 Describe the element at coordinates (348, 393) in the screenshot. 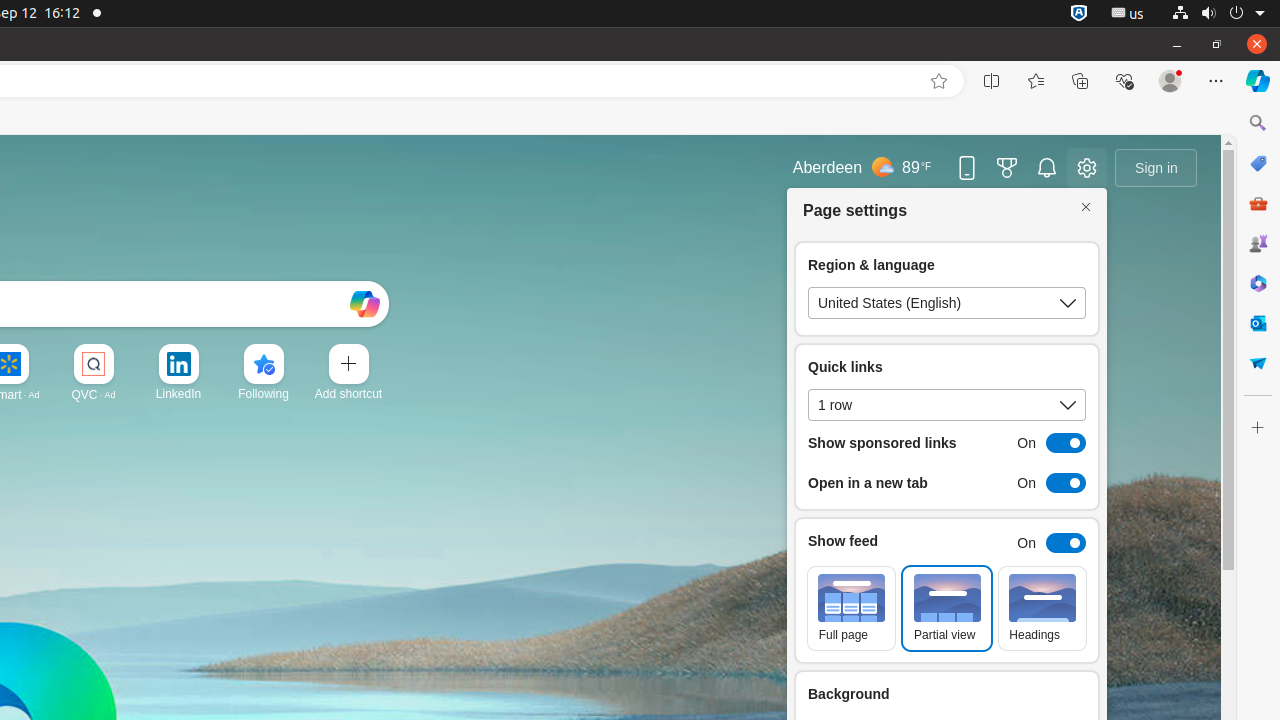

I see `'Add a site'` at that location.